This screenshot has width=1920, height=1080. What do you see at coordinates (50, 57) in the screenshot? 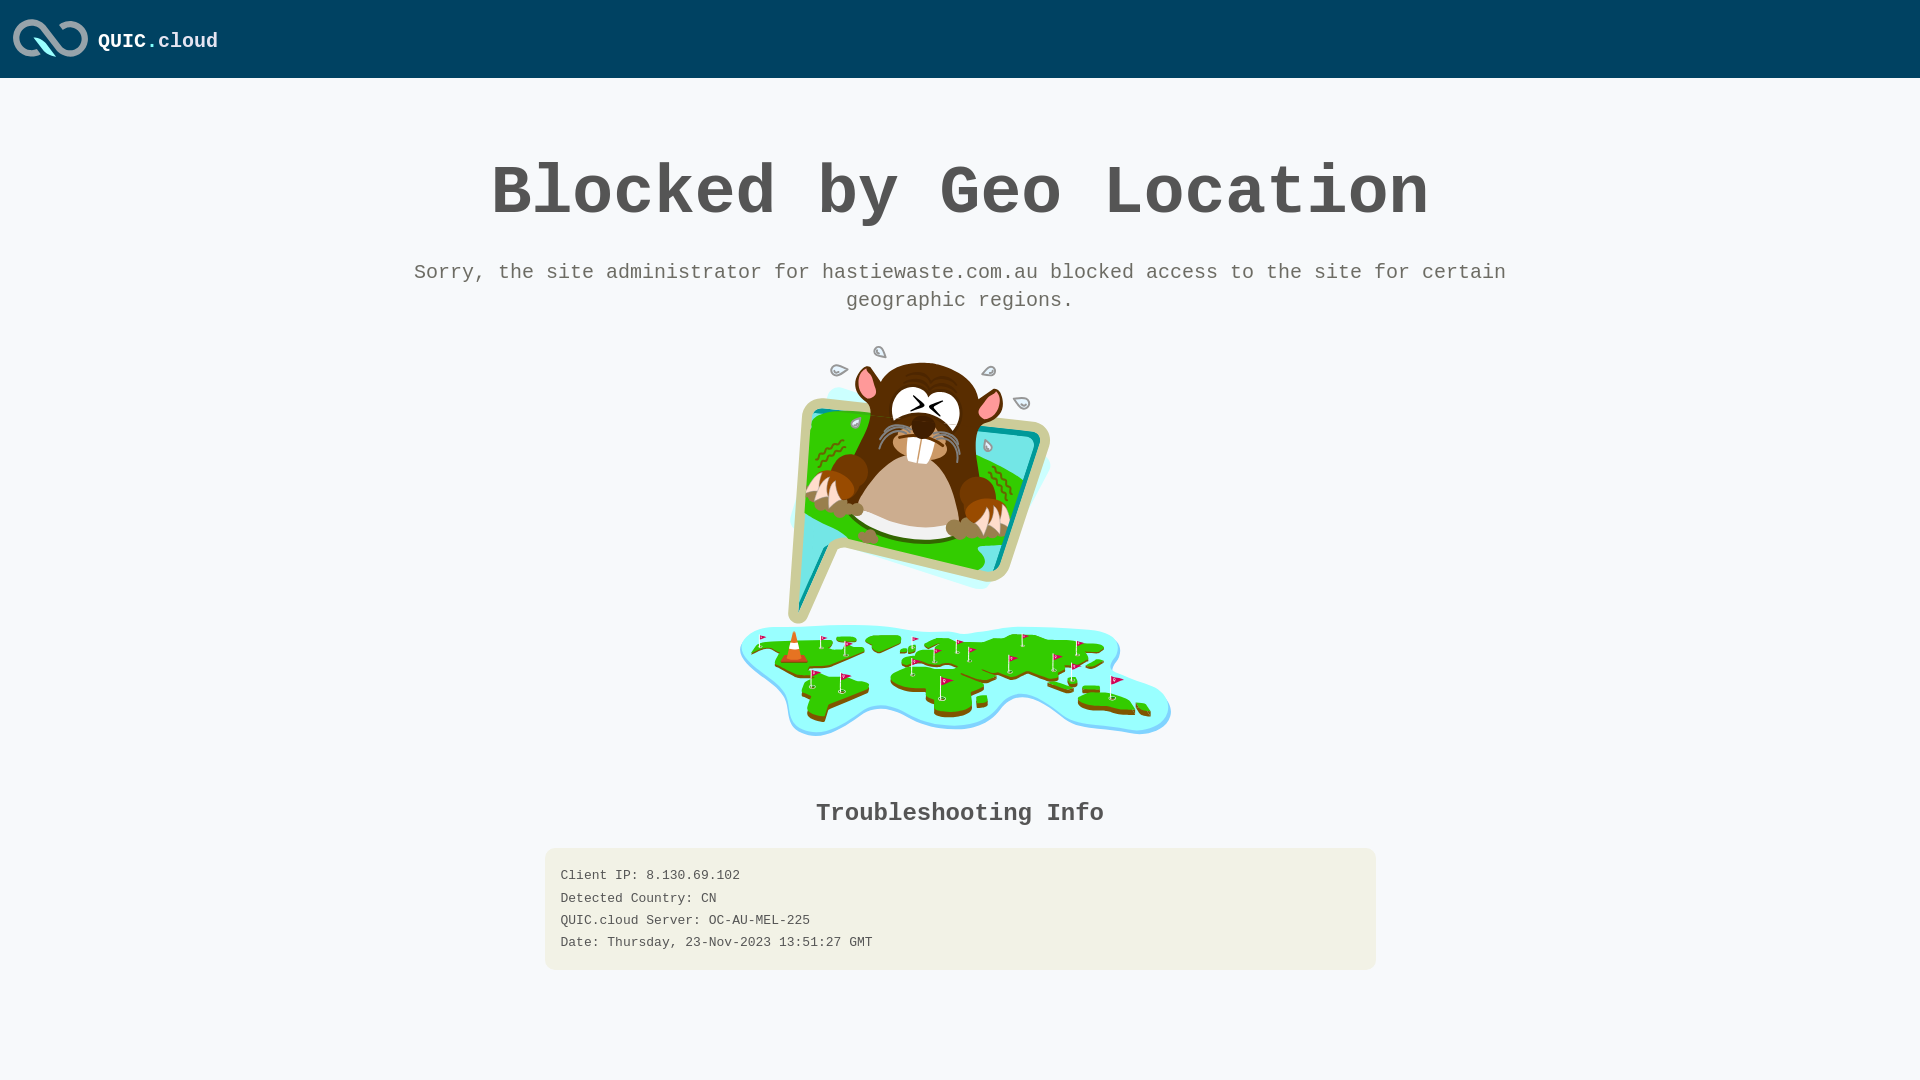
I see `'QUIC.cloud'` at bounding box center [50, 57].